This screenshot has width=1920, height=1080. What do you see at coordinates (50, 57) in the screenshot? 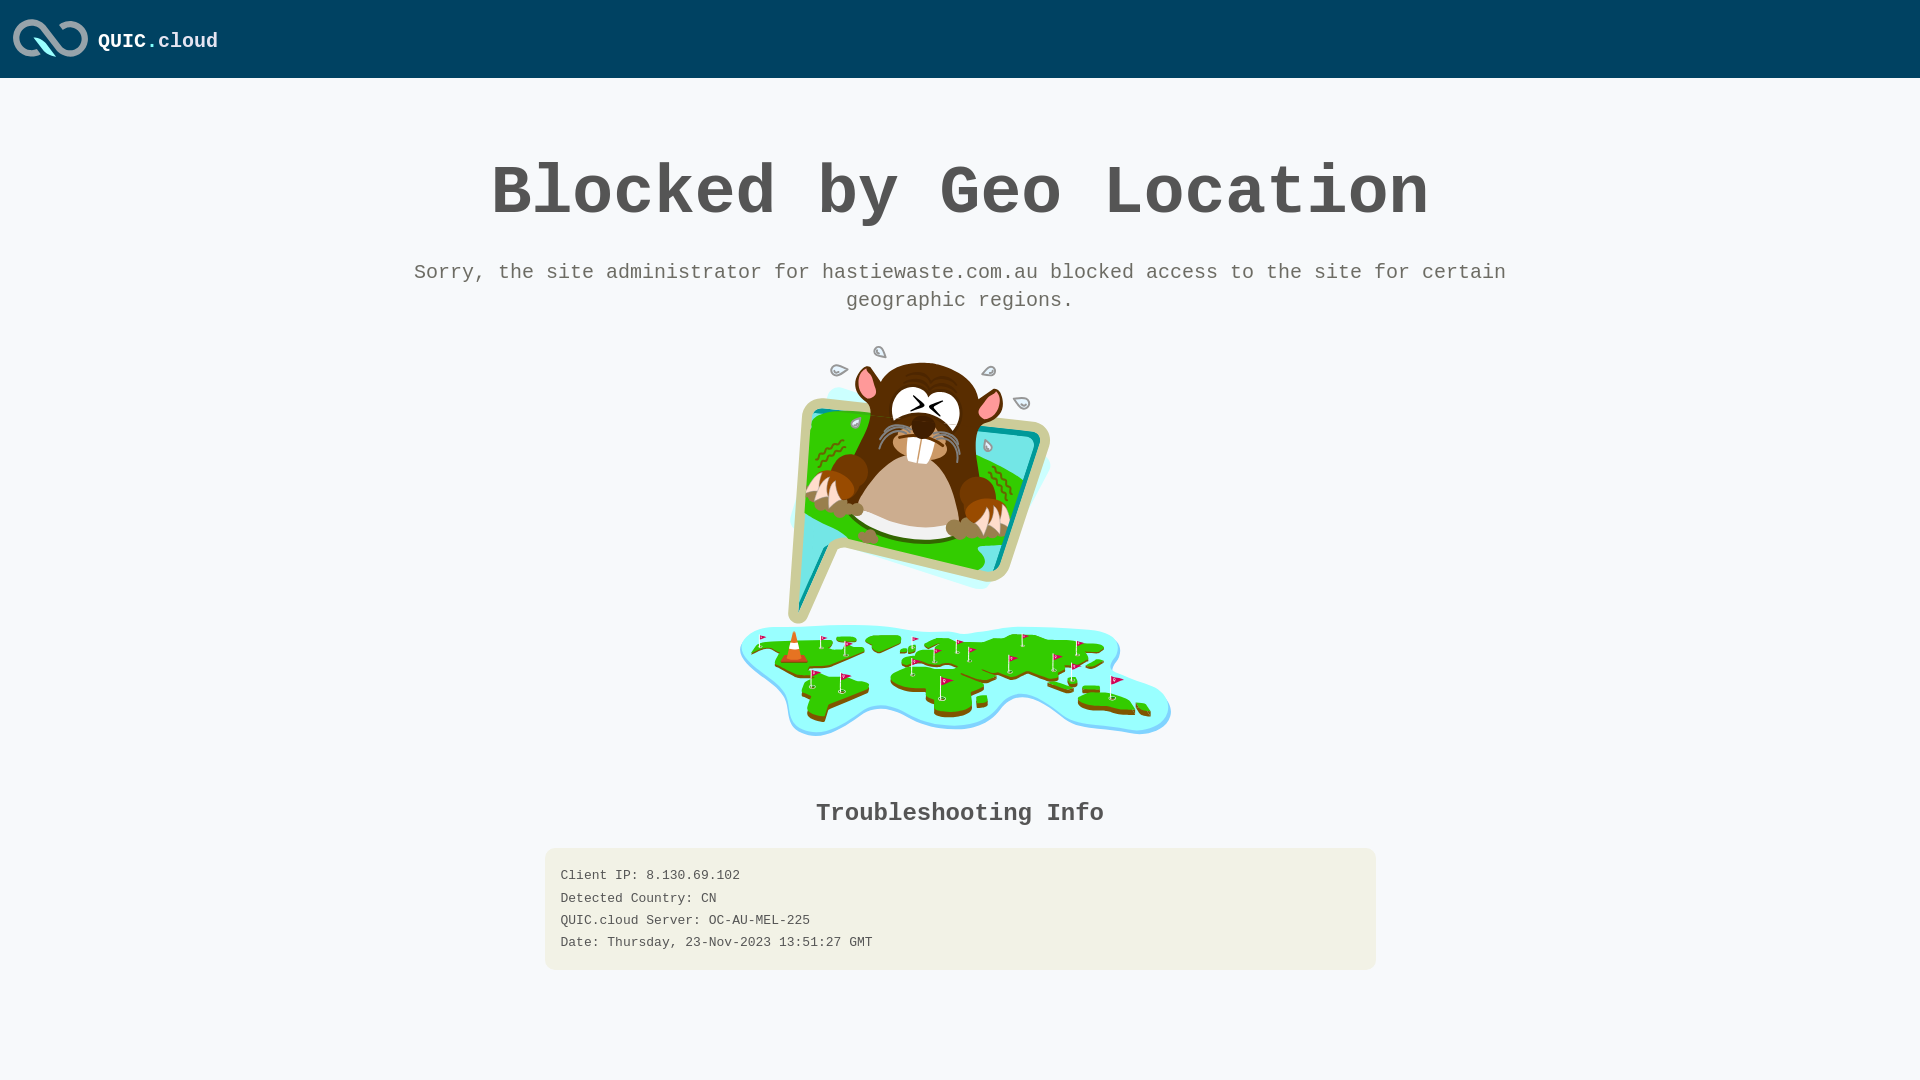
I see `'QUIC.cloud'` at bounding box center [50, 57].